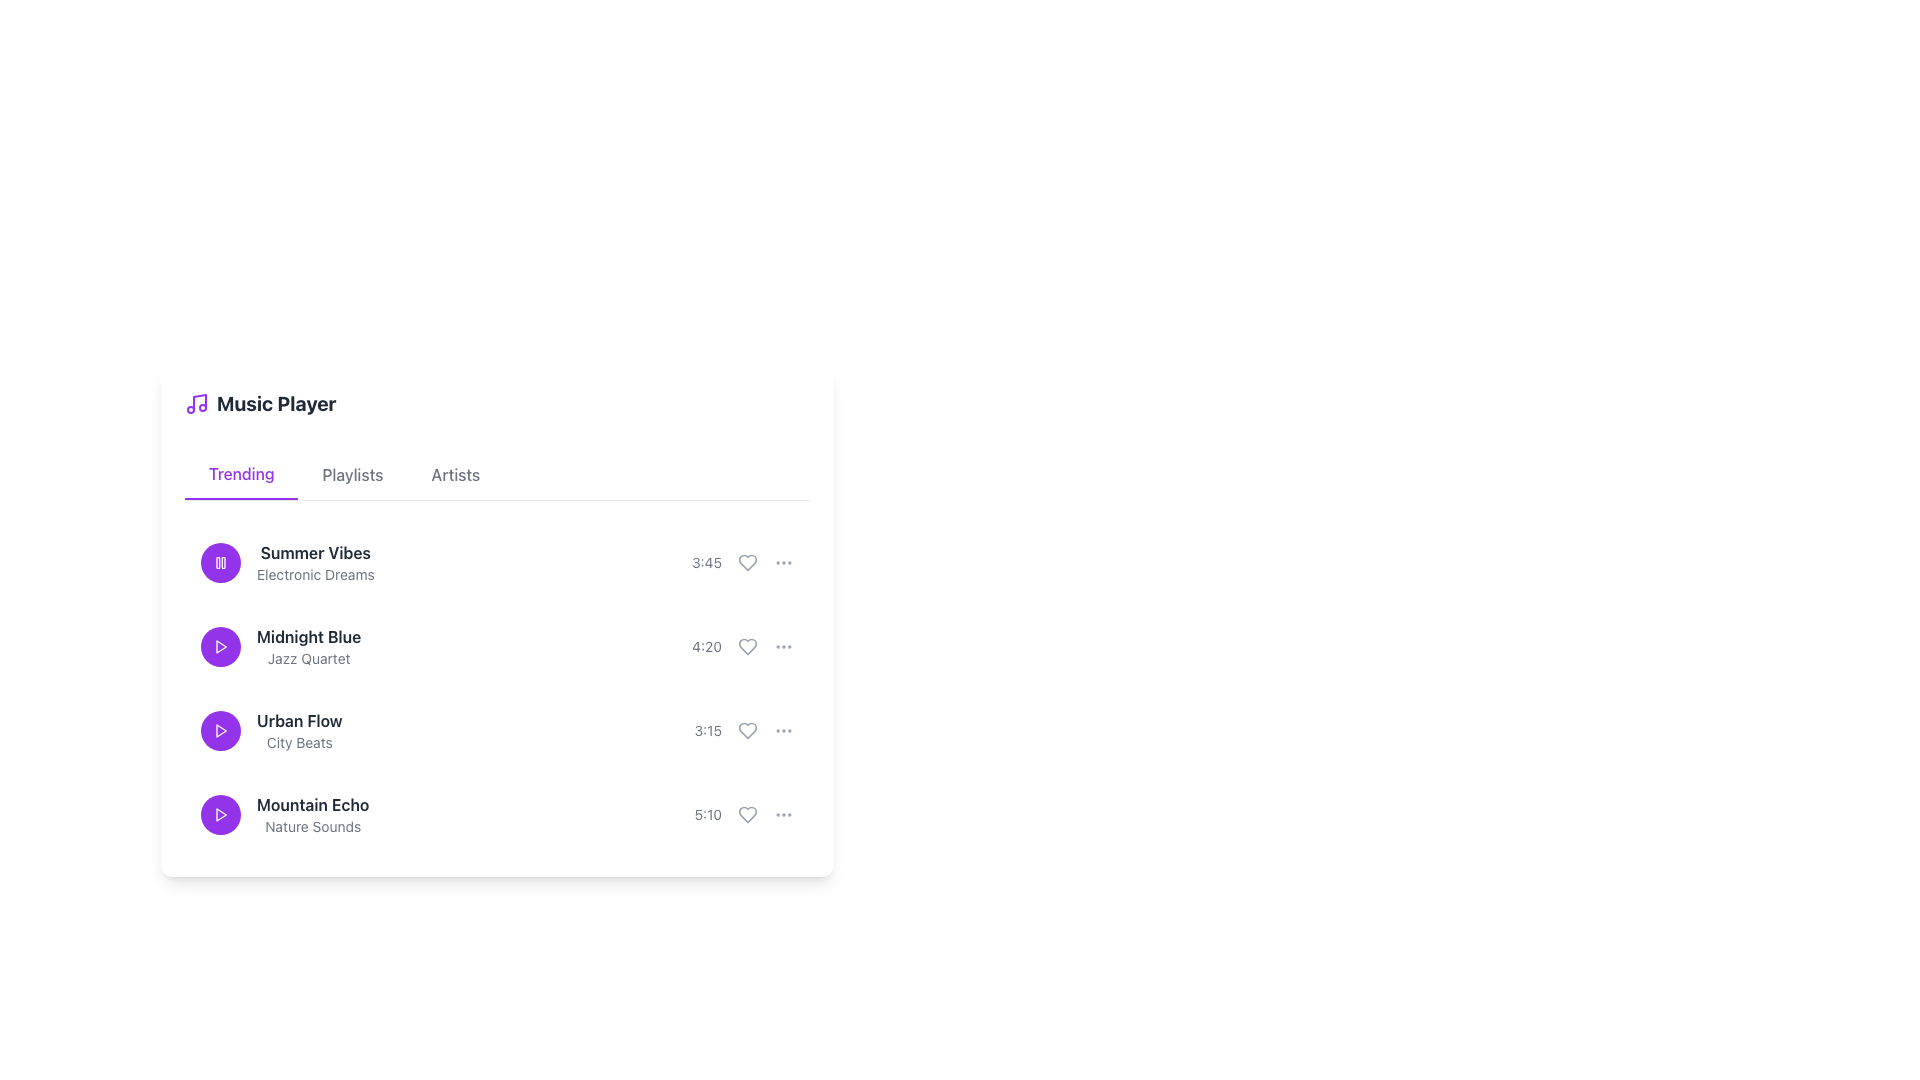  What do you see at coordinates (747, 563) in the screenshot?
I see `the heart-shaped 'like' button to indicate preference for the song associated with the 'Summer Vibes' entry, which is located near the timestamp '3:45'` at bounding box center [747, 563].